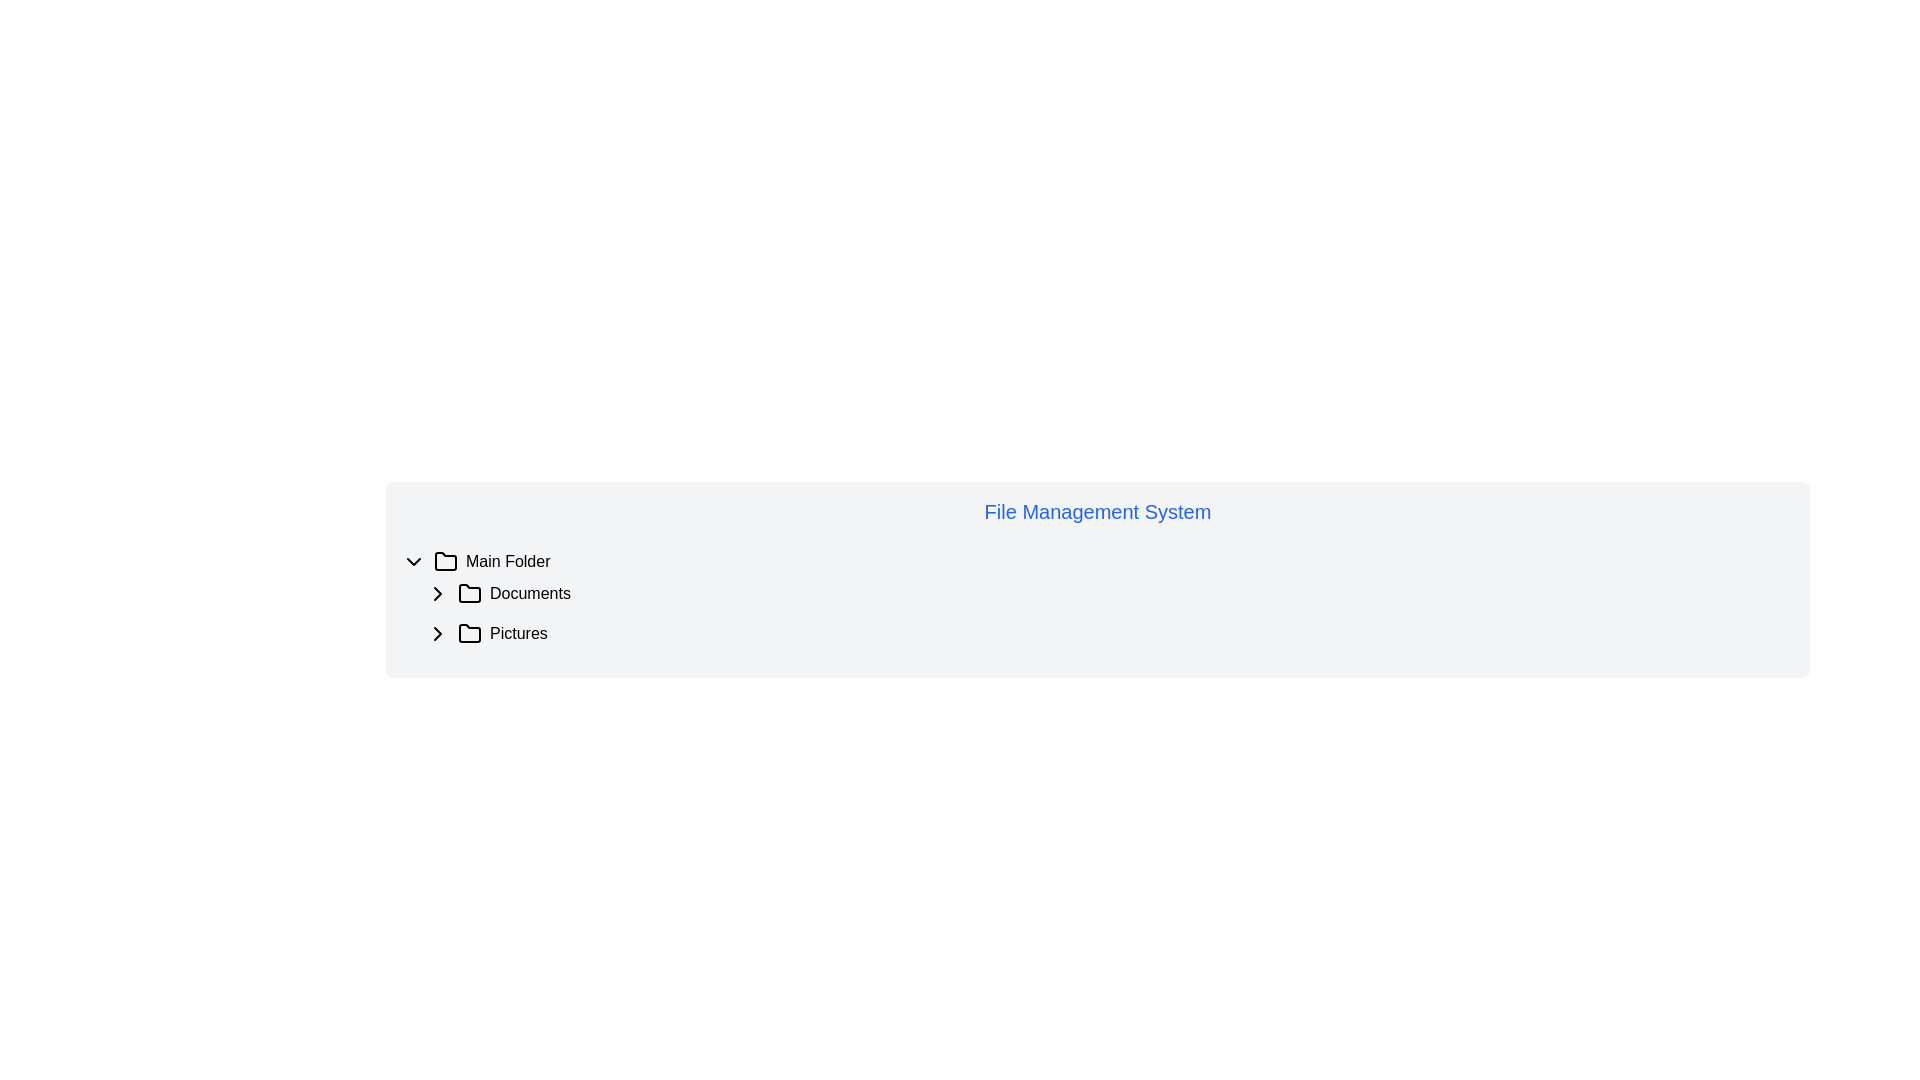 This screenshot has width=1920, height=1080. Describe the element at coordinates (469, 633) in the screenshot. I see `the folder icon located before the 'Pictures' label in the vertical list of items to interact with the folder` at that location.